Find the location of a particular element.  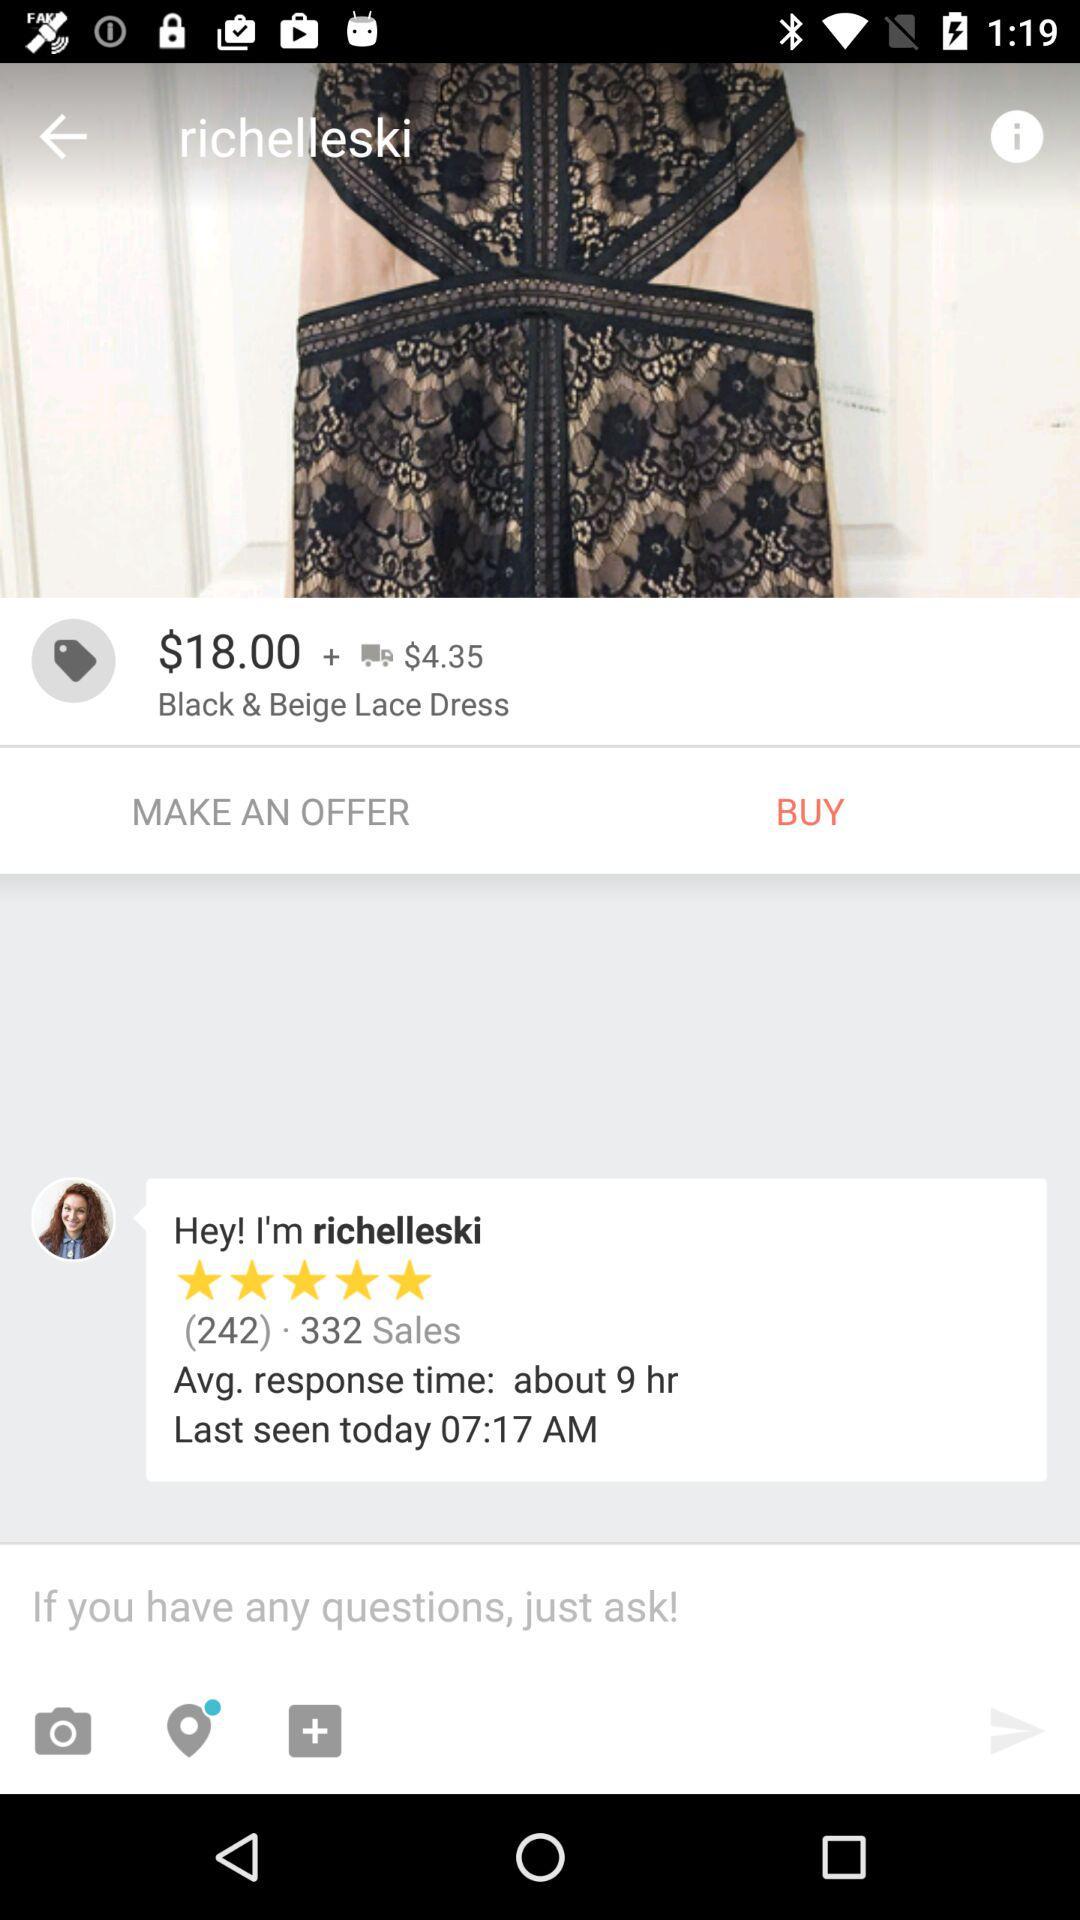

the add icon is located at coordinates (315, 1730).